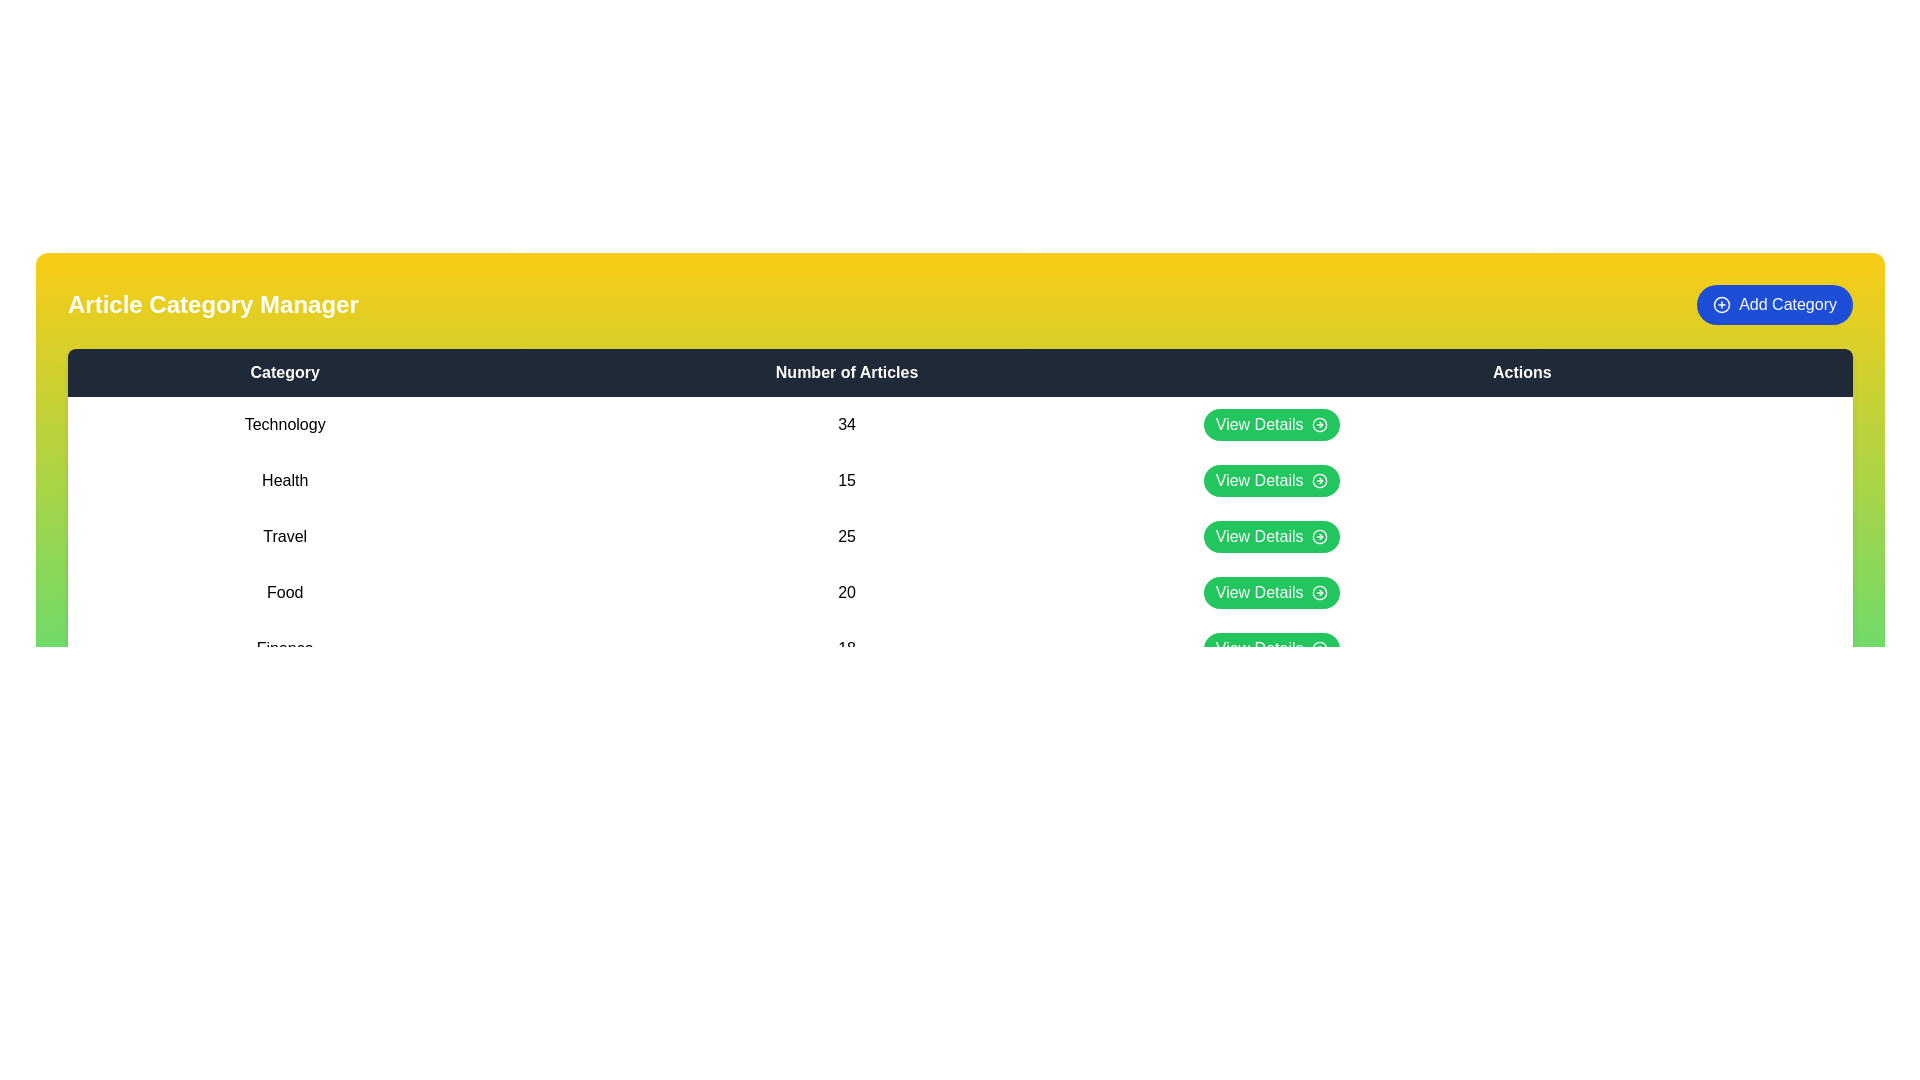 The height and width of the screenshot is (1080, 1920). Describe the element at coordinates (1270, 648) in the screenshot. I see `the 'View Details' button for the category 'Finance'` at that location.